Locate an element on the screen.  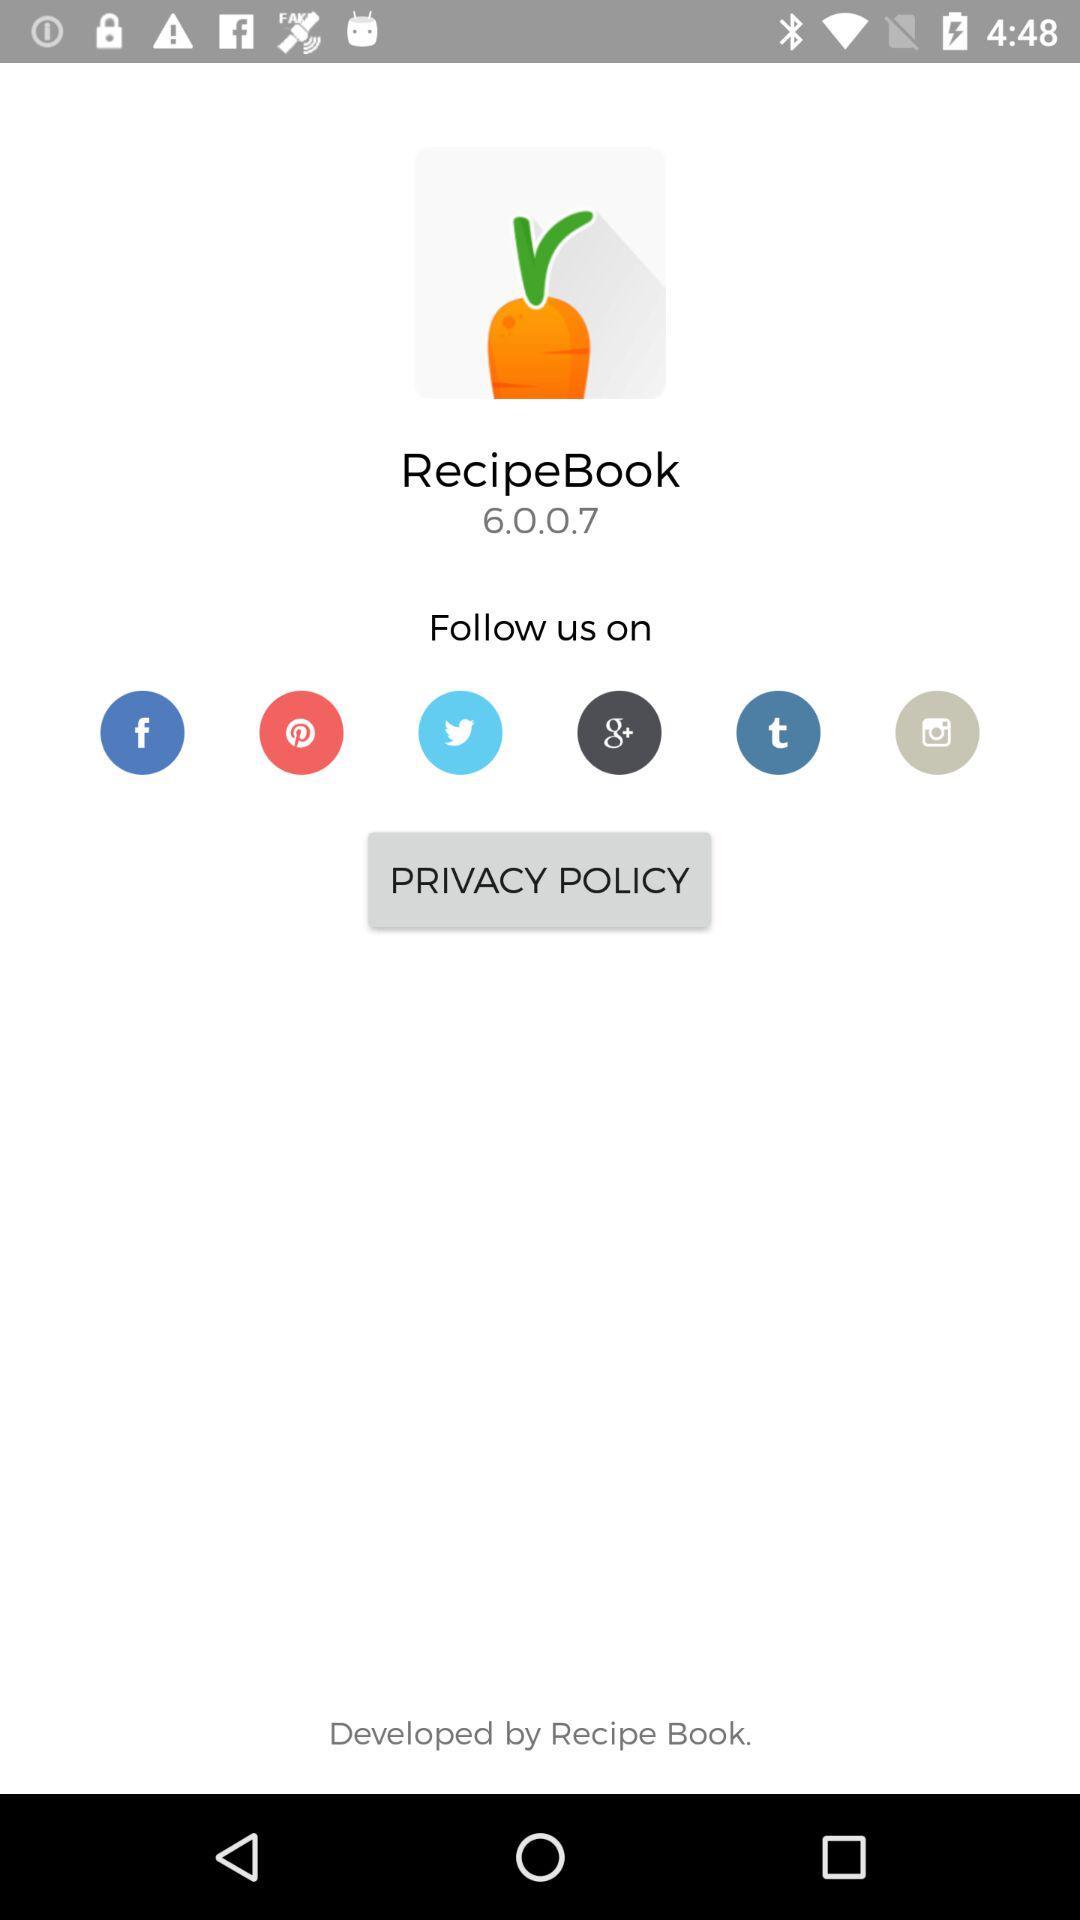
follow their pinterest page is located at coordinates (301, 731).